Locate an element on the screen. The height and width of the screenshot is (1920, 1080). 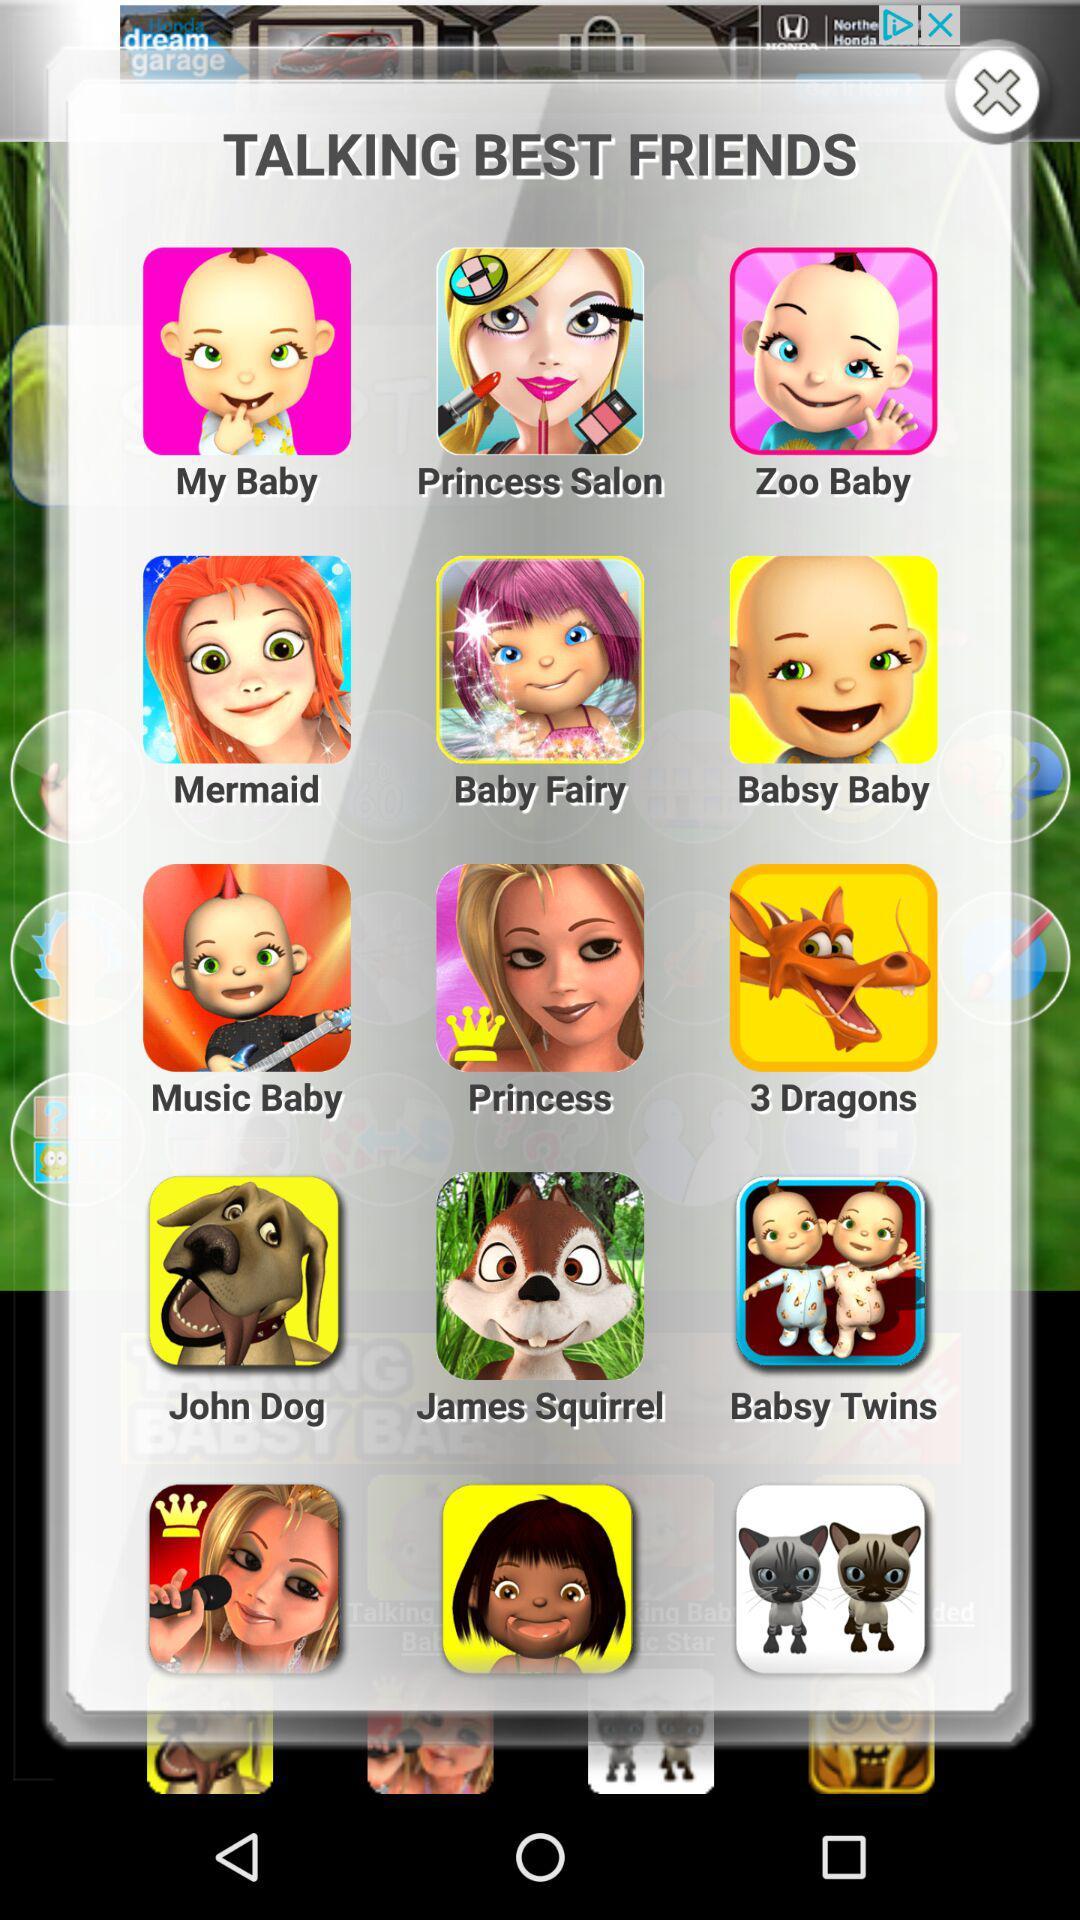
this screen is located at coordinates (1001, 93).